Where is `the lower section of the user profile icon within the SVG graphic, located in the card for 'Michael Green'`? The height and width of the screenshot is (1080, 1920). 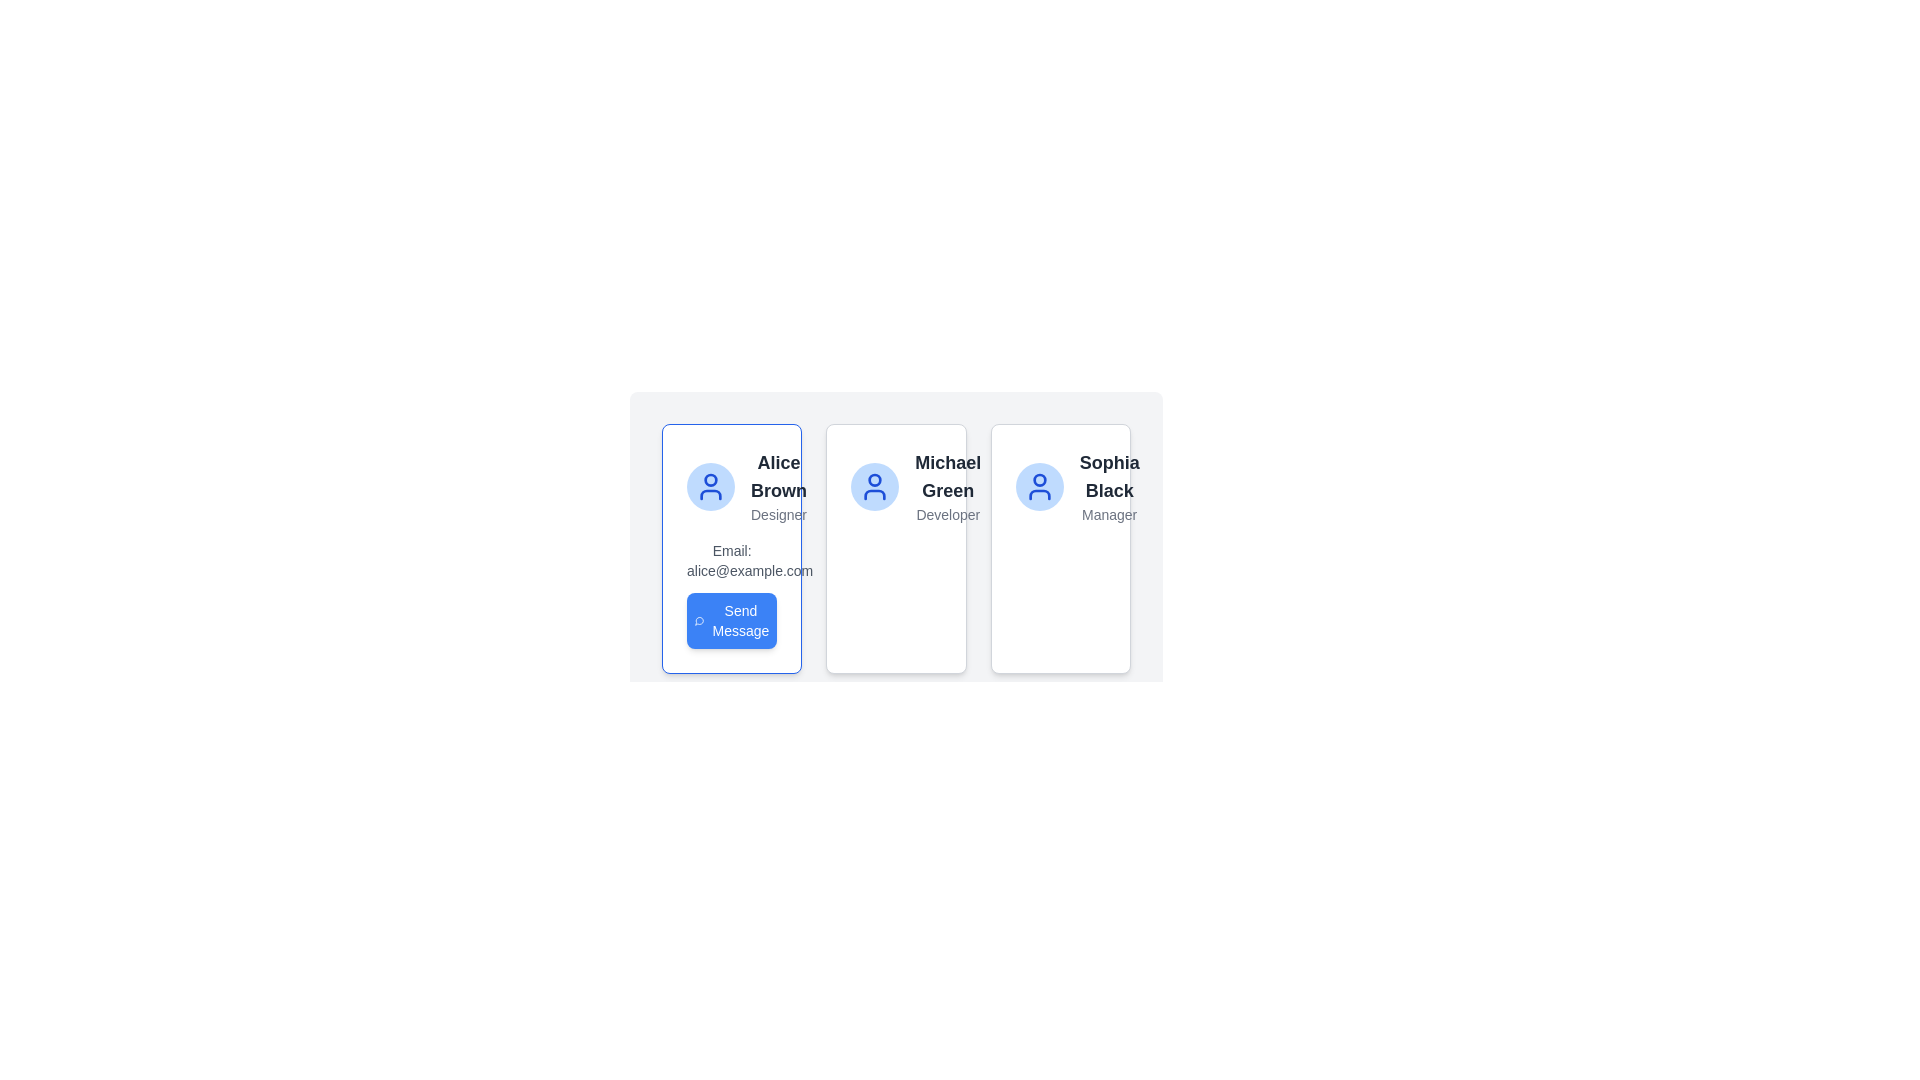
the lower section of the user profile icon within the SVG graphic, located in the card for 'Michael Green' is located at coordinates (875, 494).